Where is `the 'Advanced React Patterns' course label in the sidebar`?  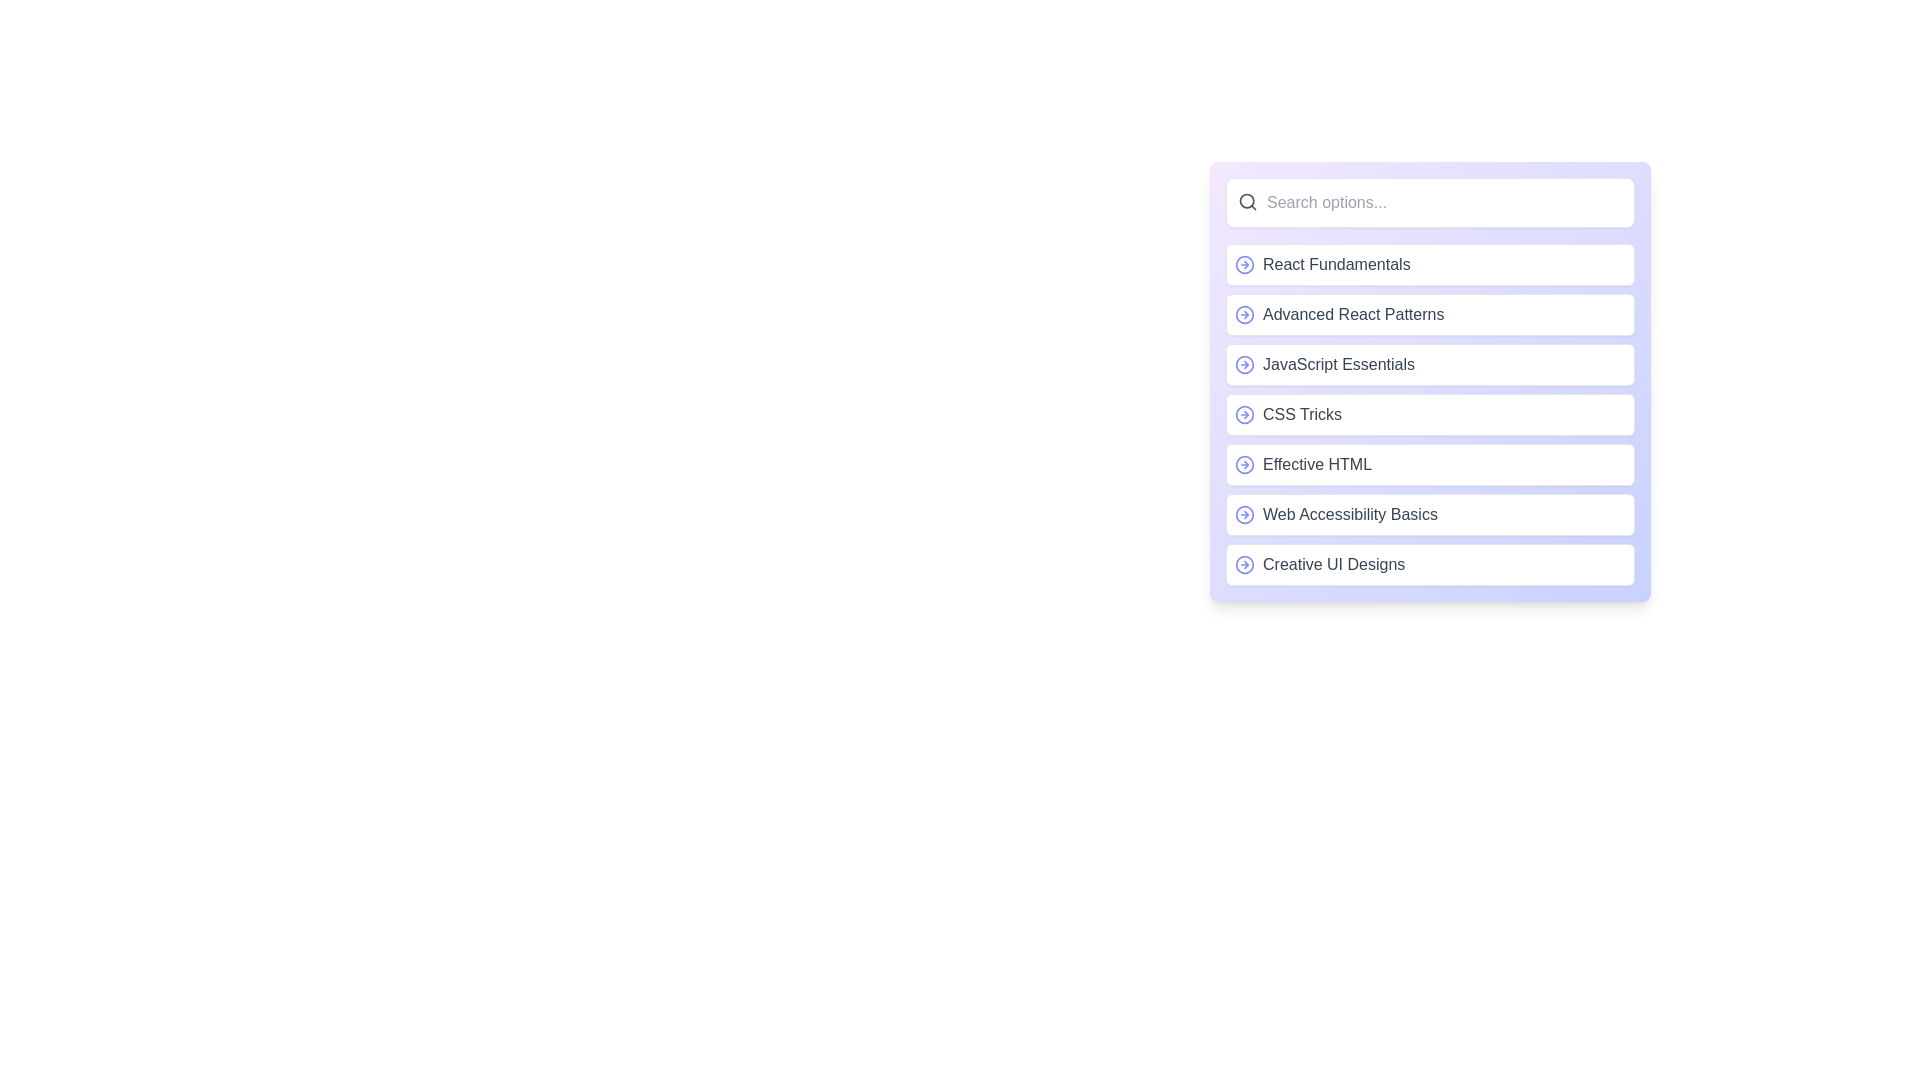
the 'Advanced React Patterns' course label in the sidebar is located at coordinates (1353, 315).